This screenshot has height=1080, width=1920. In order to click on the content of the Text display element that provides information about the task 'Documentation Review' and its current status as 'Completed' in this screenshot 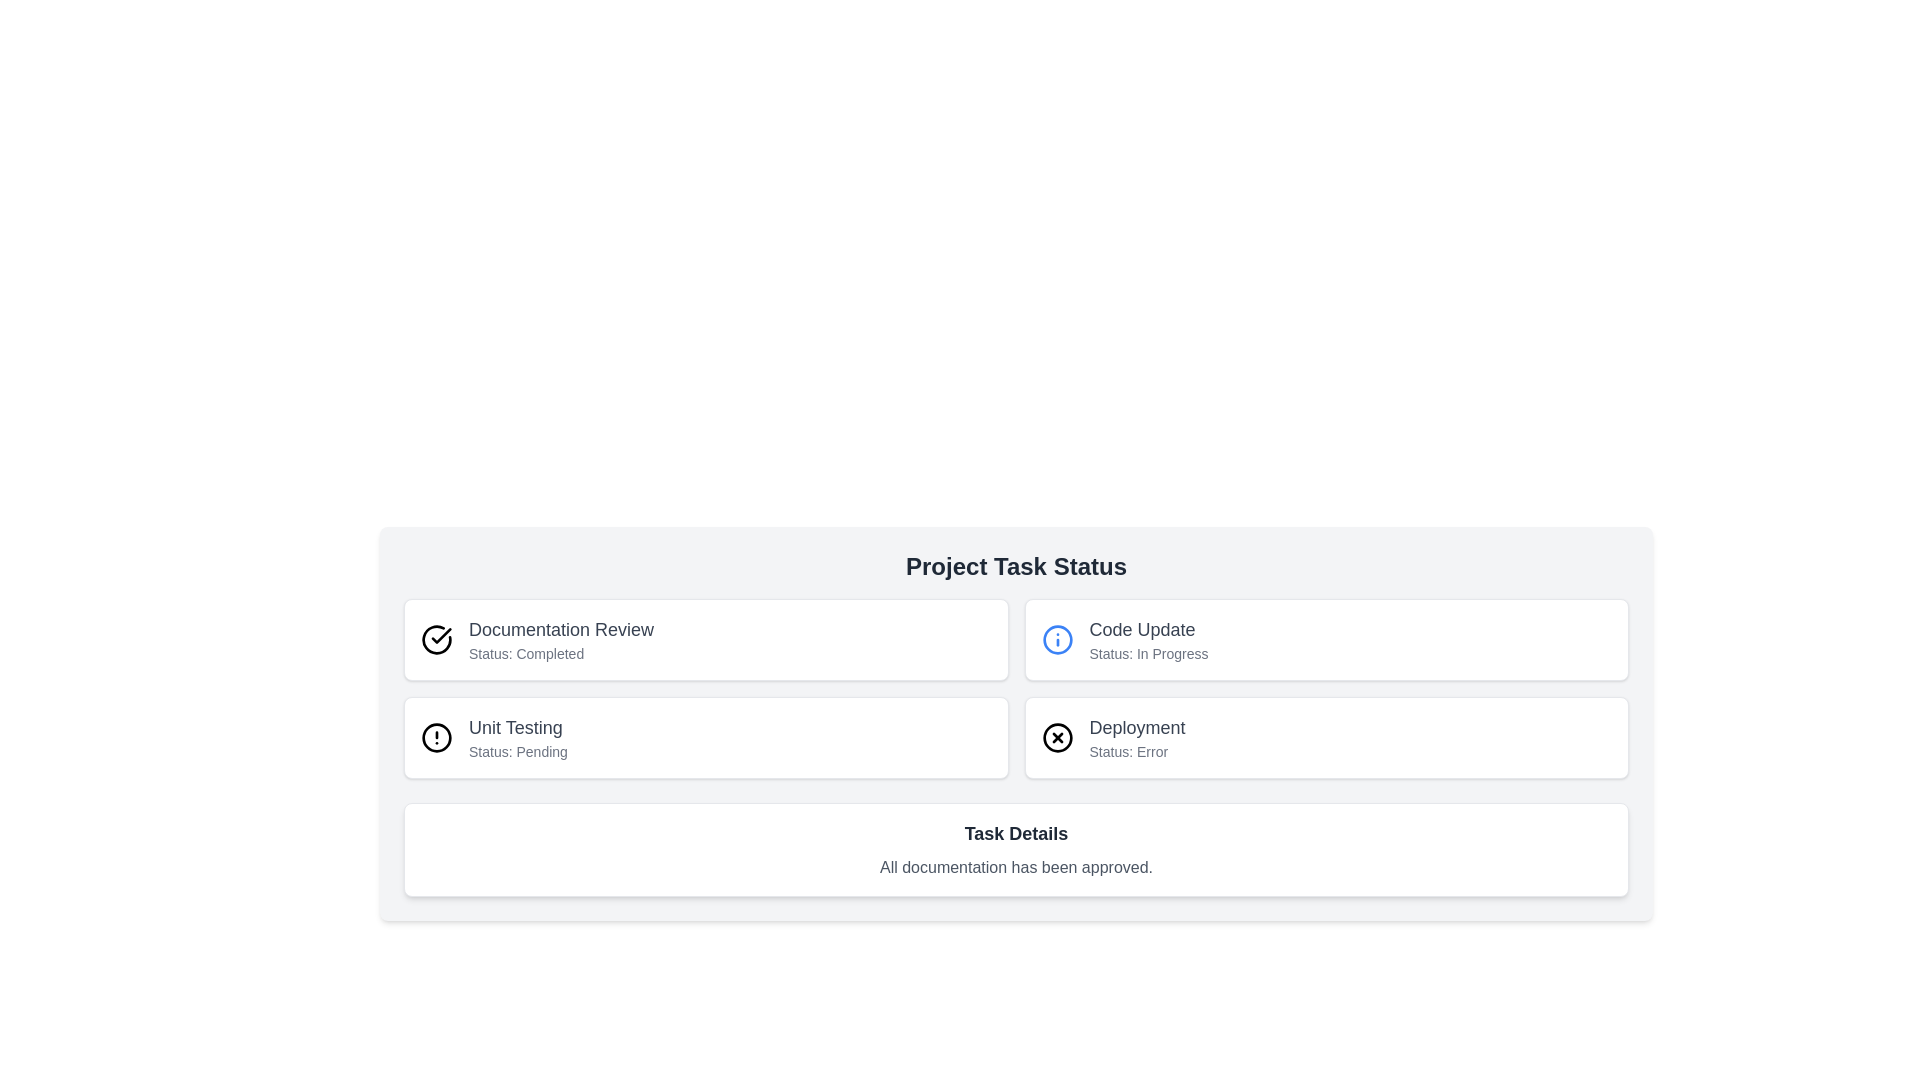, I will do `click(560, 640)`.